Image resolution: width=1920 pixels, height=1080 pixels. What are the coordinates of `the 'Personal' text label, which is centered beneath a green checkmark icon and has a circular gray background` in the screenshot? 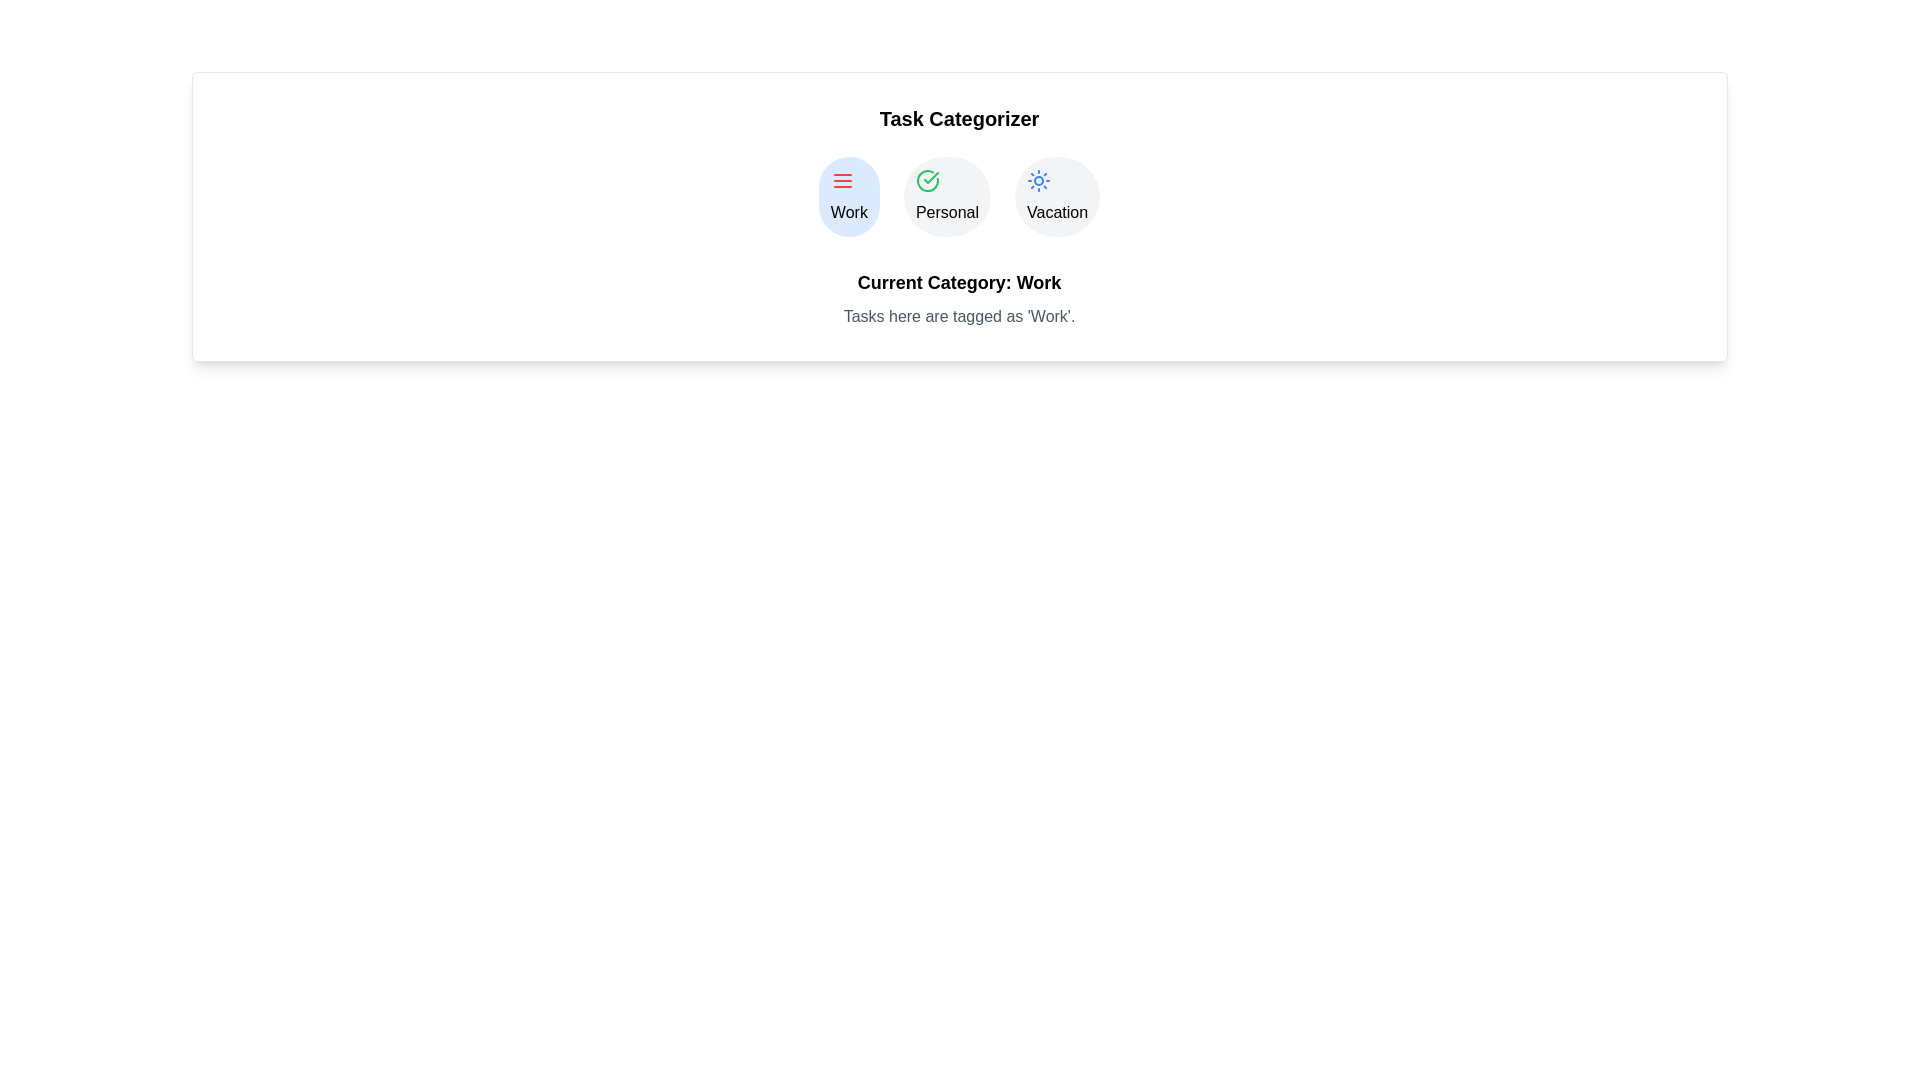 It's located at (946, 212).